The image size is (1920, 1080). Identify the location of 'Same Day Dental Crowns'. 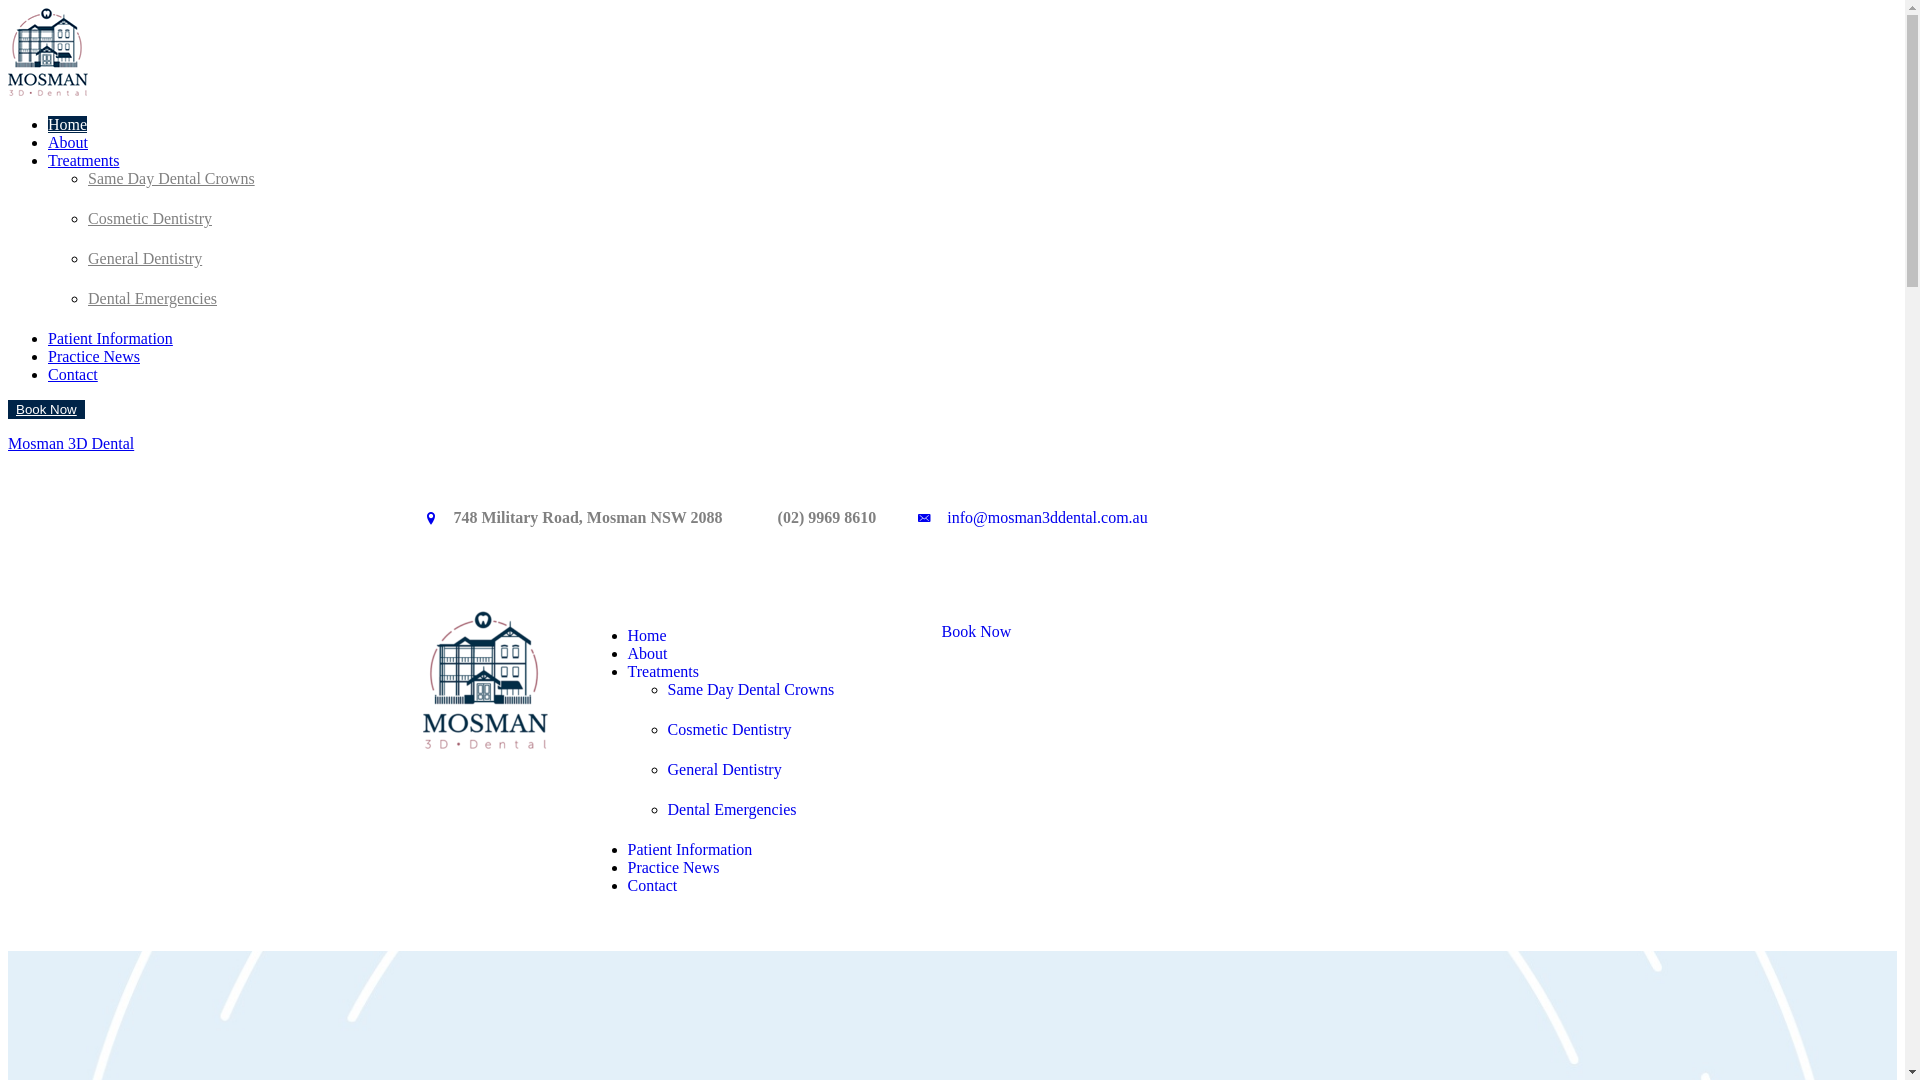
(750, 682).